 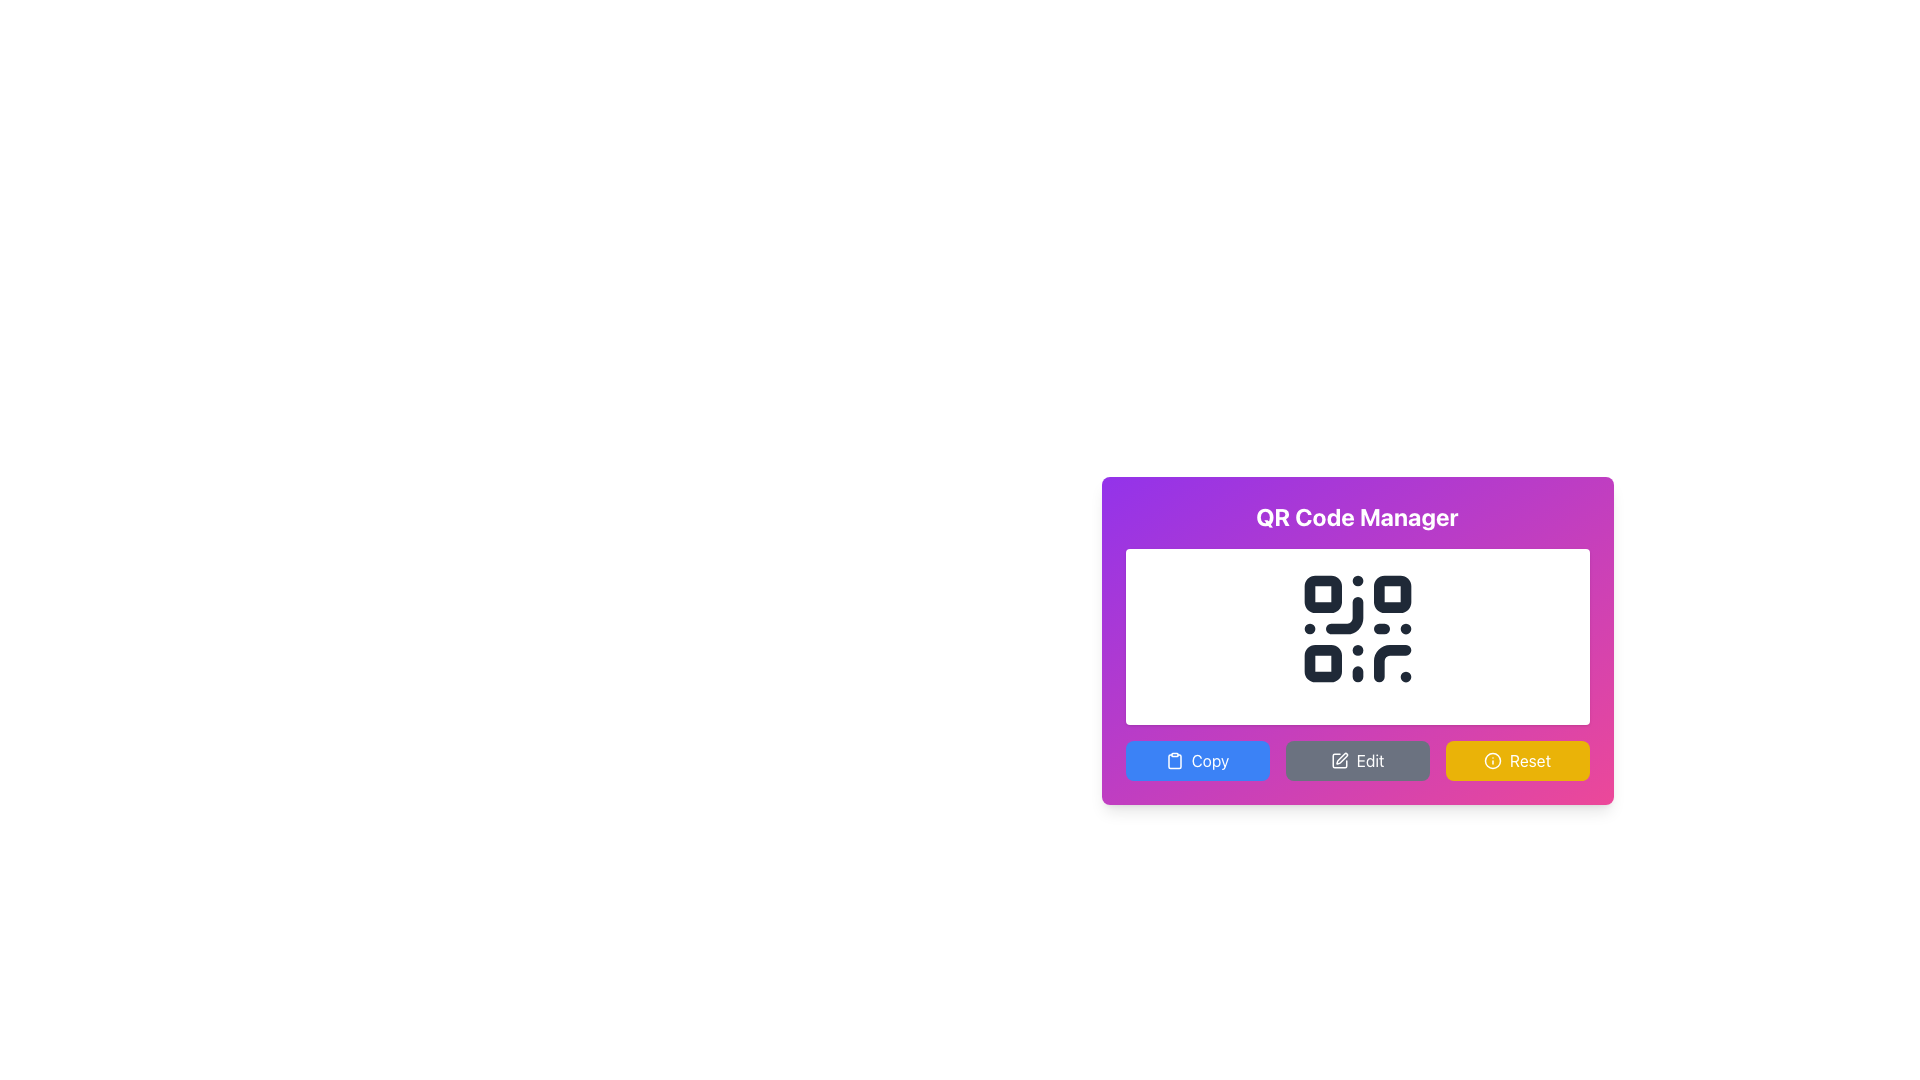 What do you see at coordinates (1197, 760) in the screenshot?
I see `the 'Copy' button with a blue background and white text to trigger additional effects or styling feedback` at bounding box center [1197, 760].